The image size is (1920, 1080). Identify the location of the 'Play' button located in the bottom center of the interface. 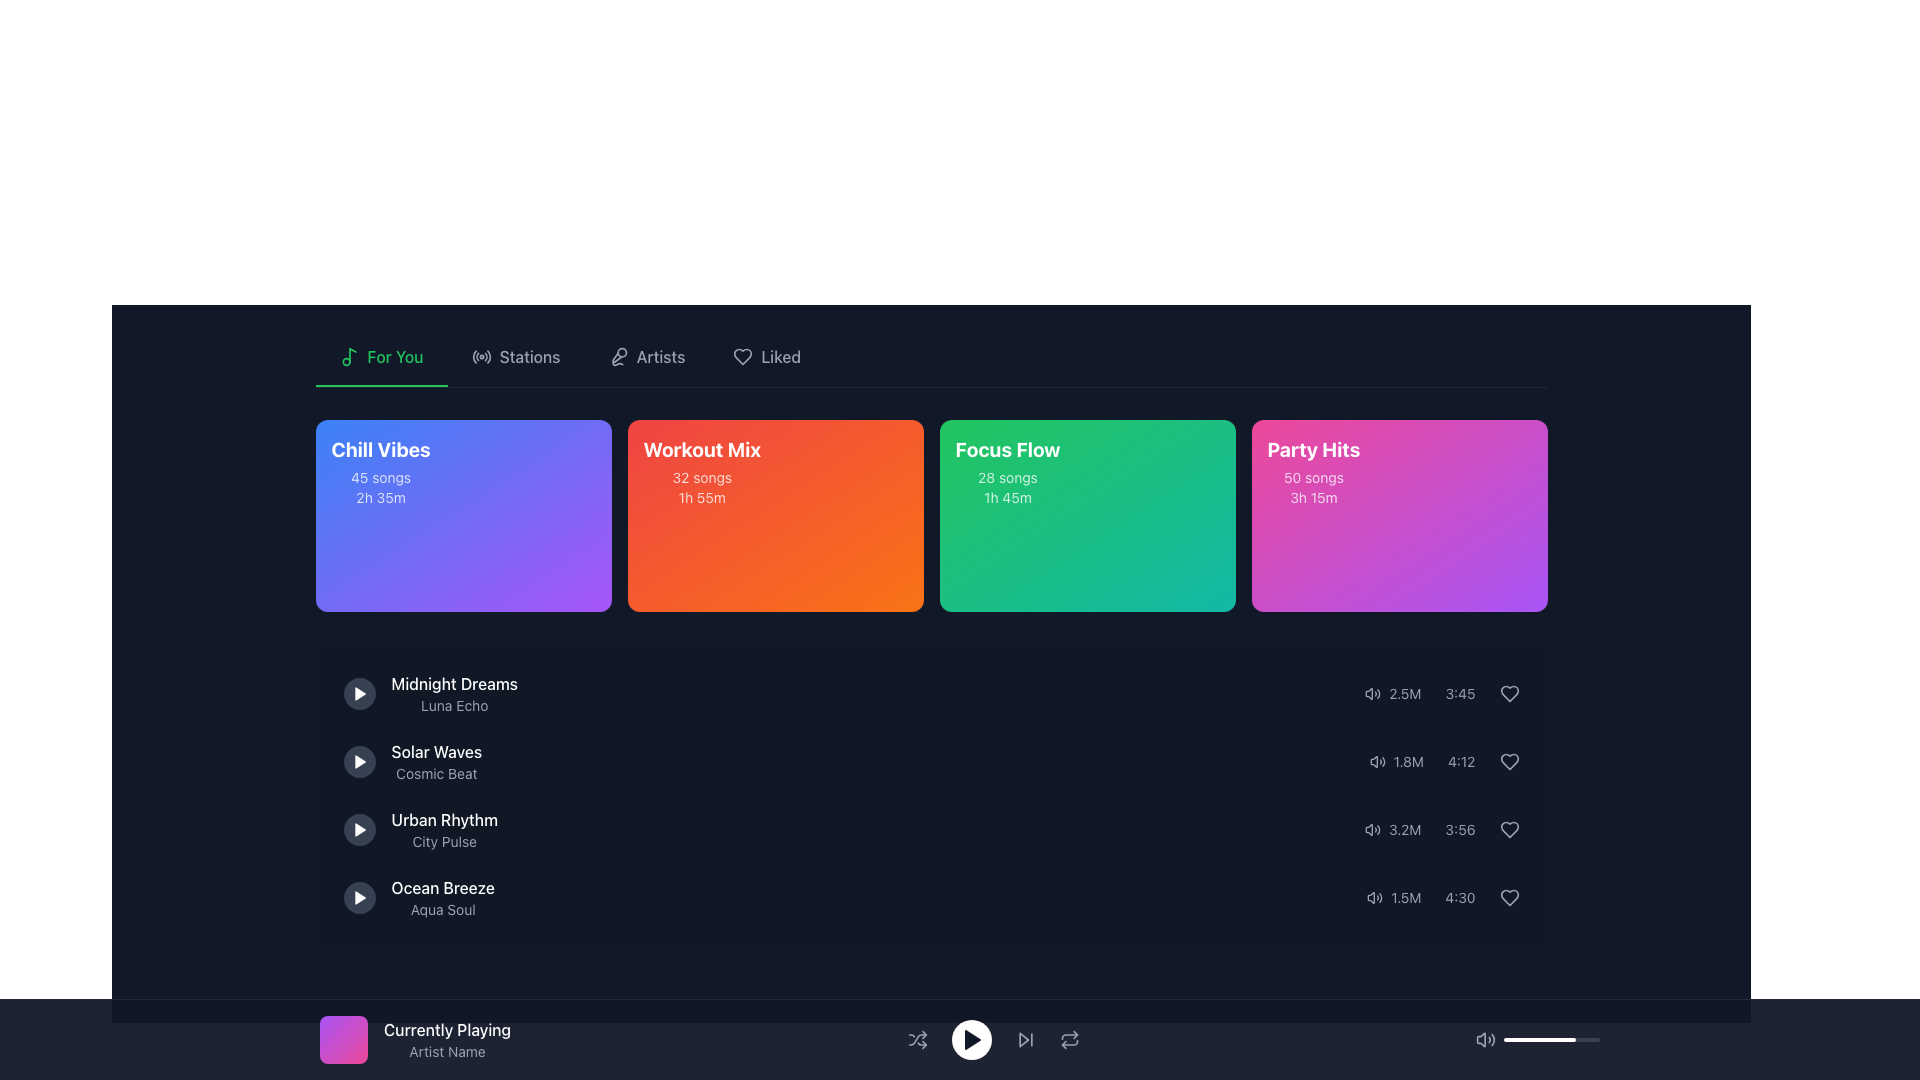
(971, 1039).